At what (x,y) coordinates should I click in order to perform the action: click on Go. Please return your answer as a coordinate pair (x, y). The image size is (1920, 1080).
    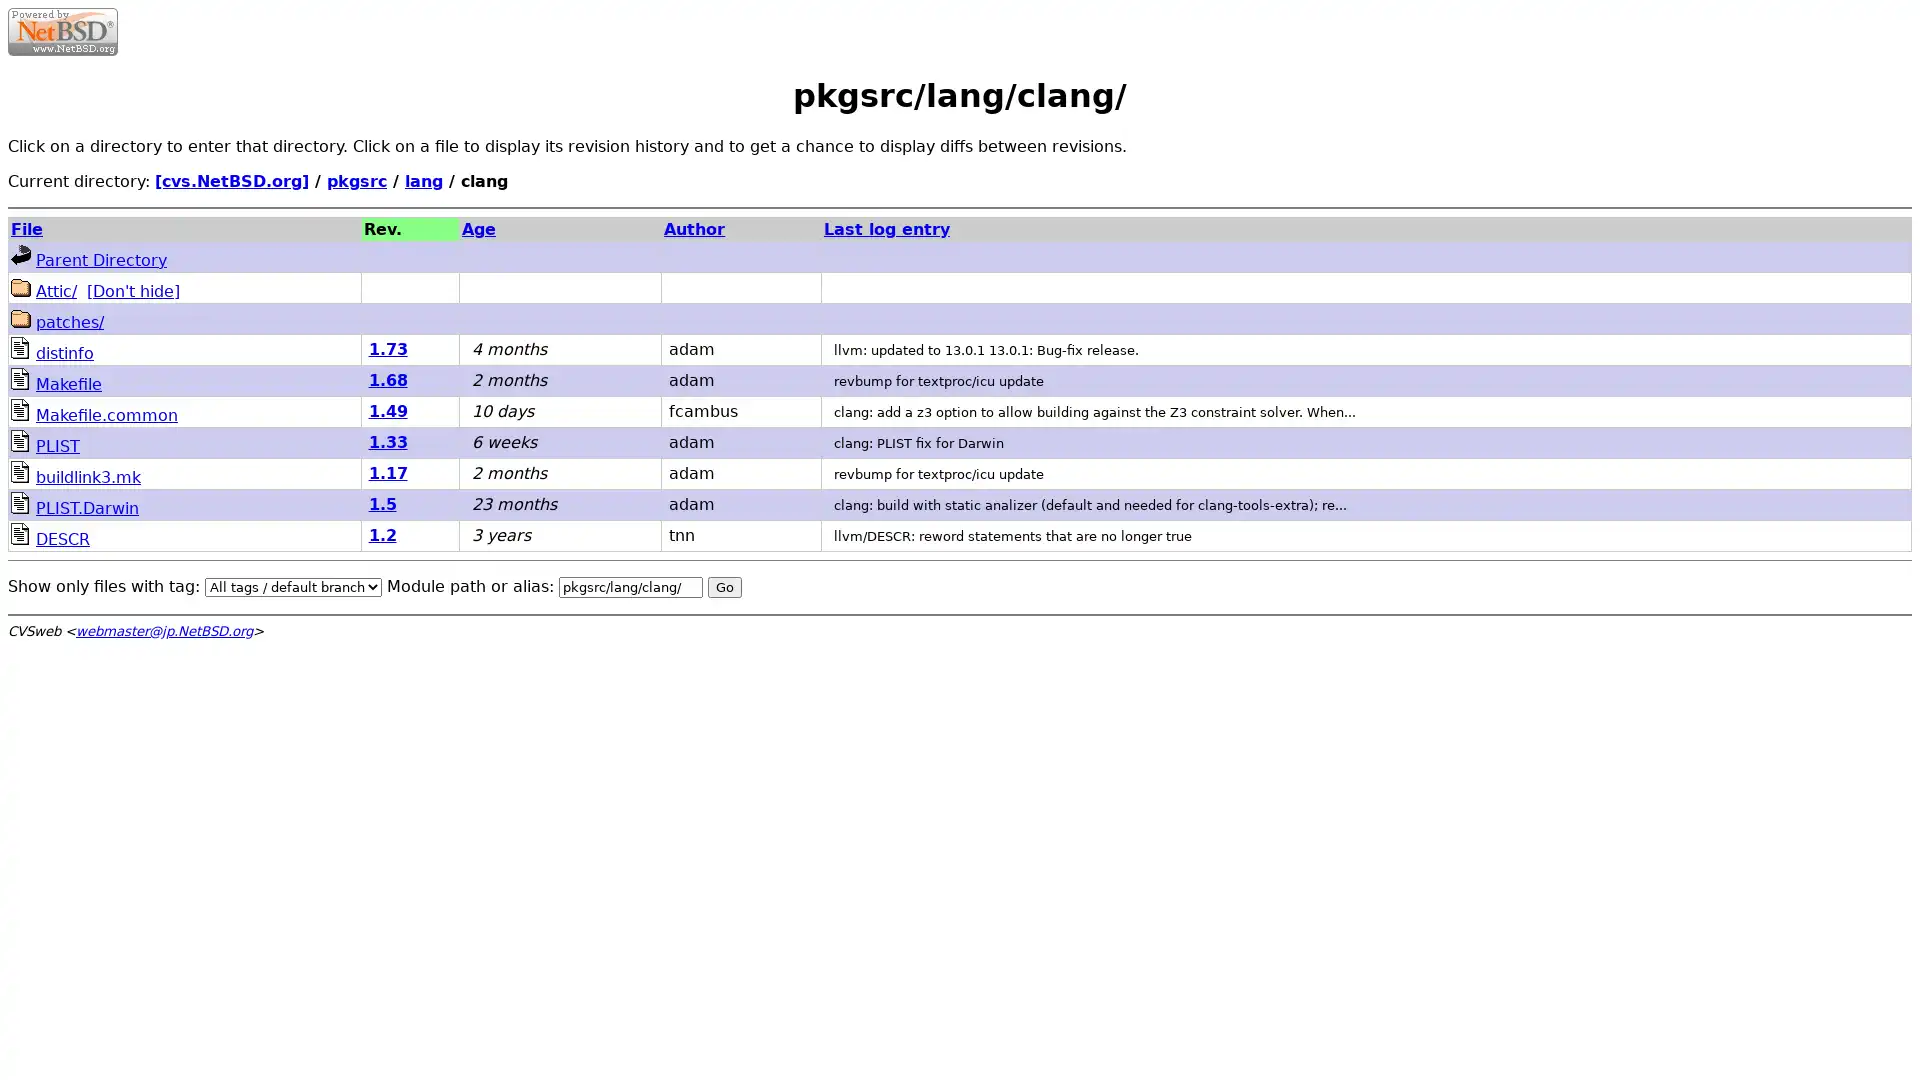
    Looking at the image, I should click on (723, 585).